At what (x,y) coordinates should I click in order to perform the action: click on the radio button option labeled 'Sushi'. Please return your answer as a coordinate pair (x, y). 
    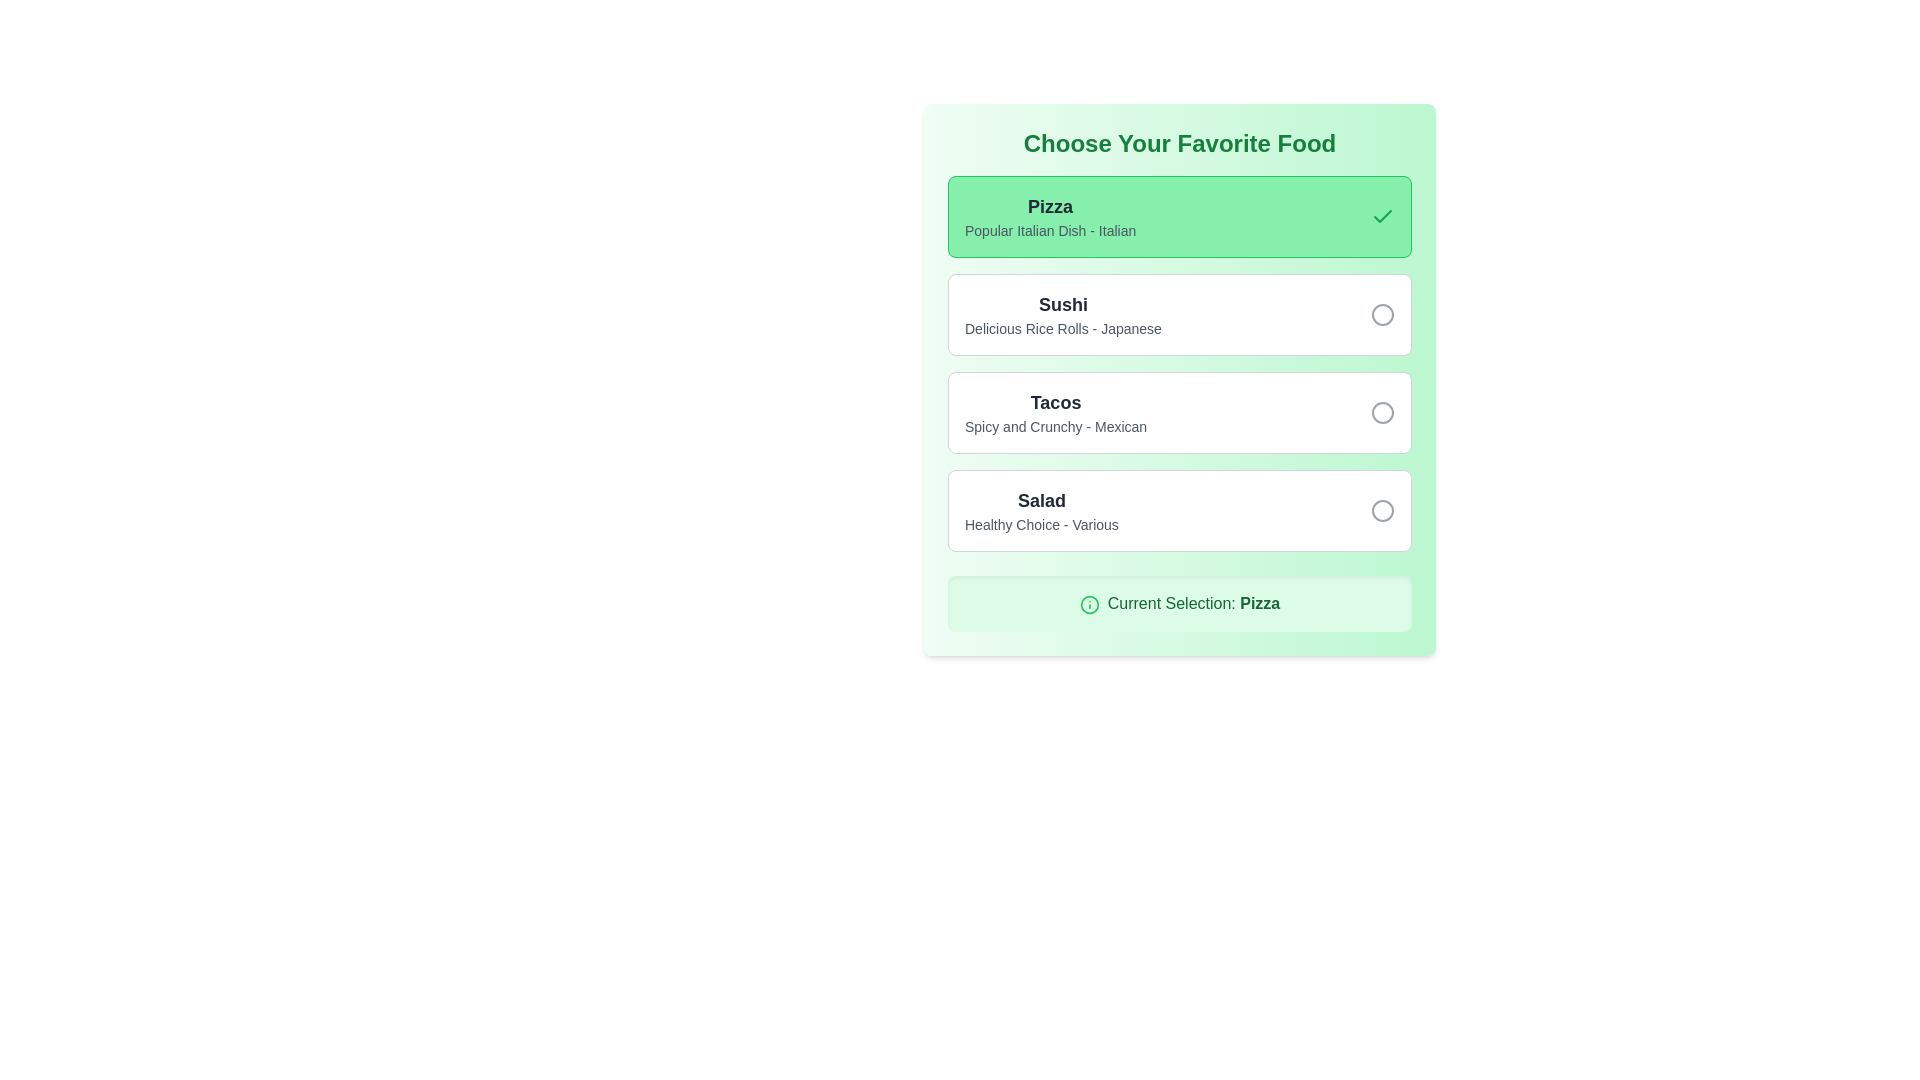
    Looking at the image, I should click on (1180, 315).